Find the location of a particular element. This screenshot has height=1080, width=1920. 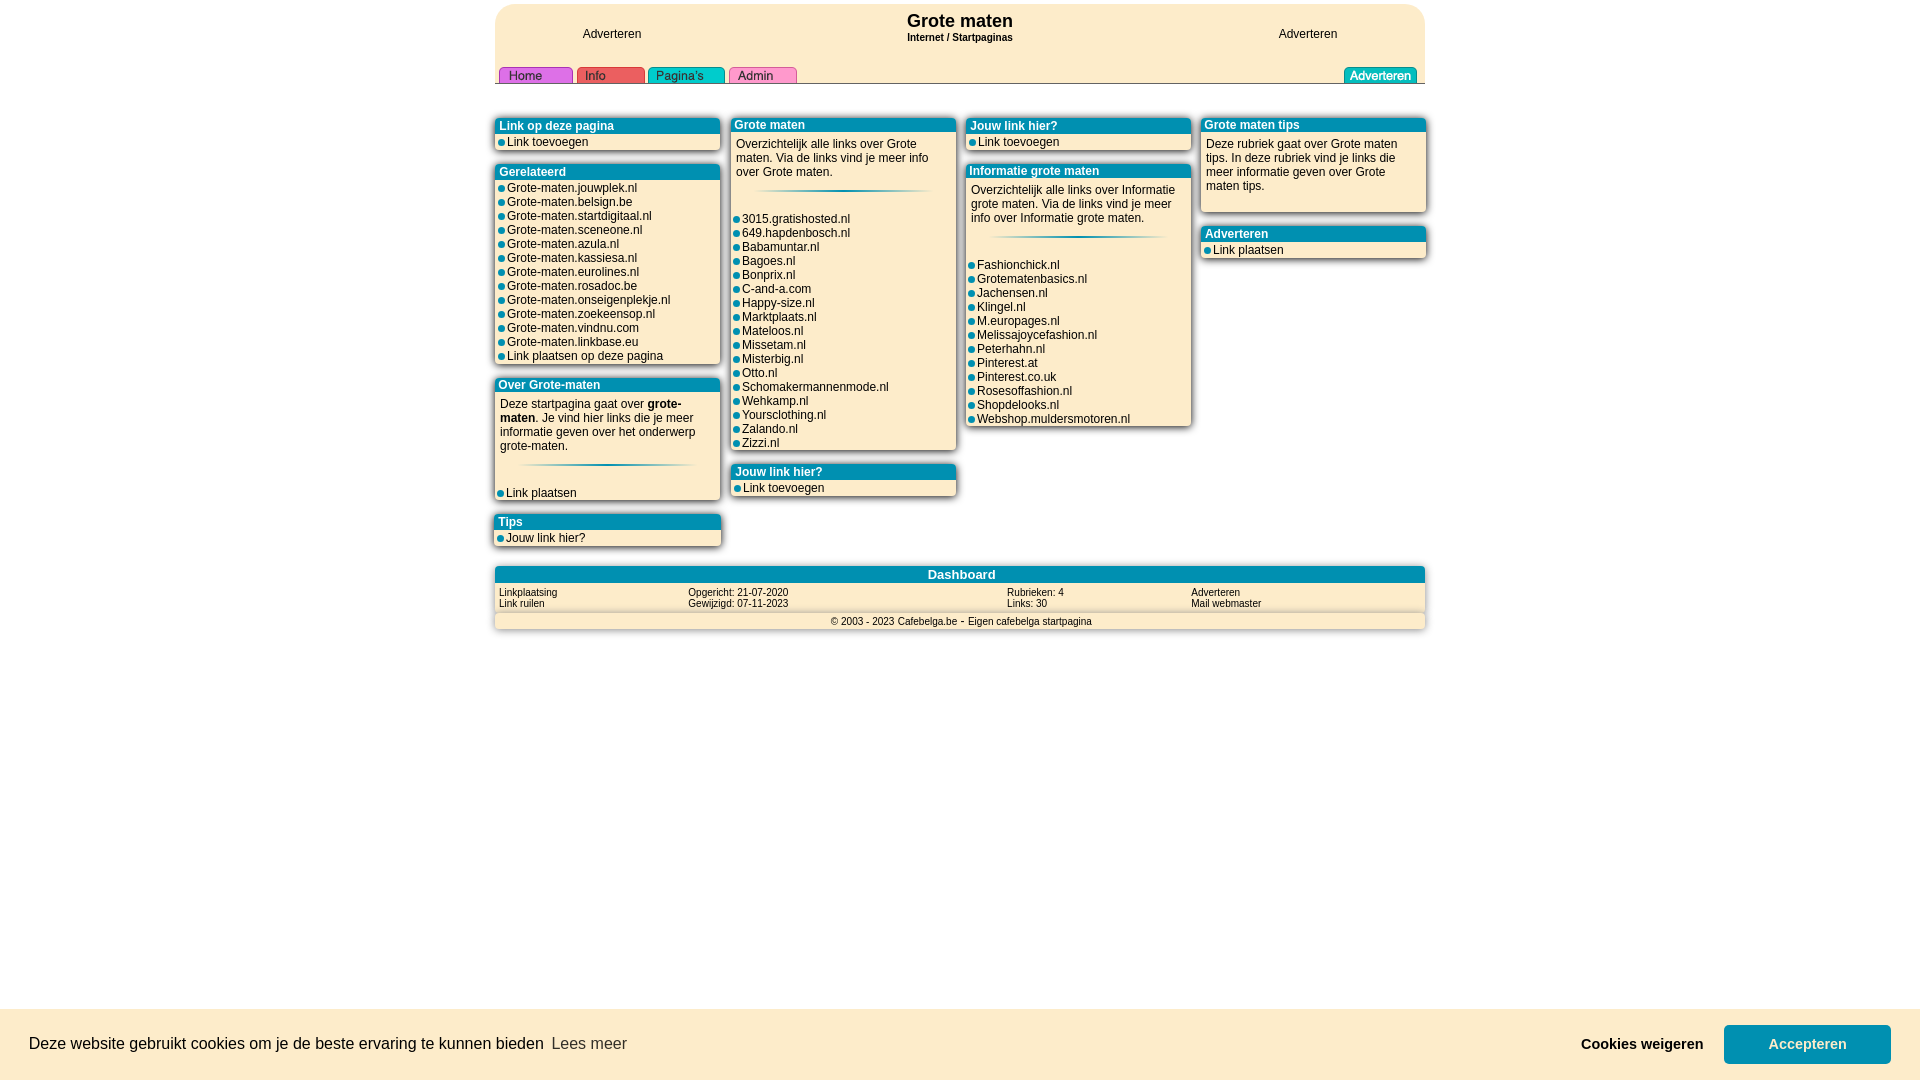

'Link plaatsen' is located at coordinates (541, 493).